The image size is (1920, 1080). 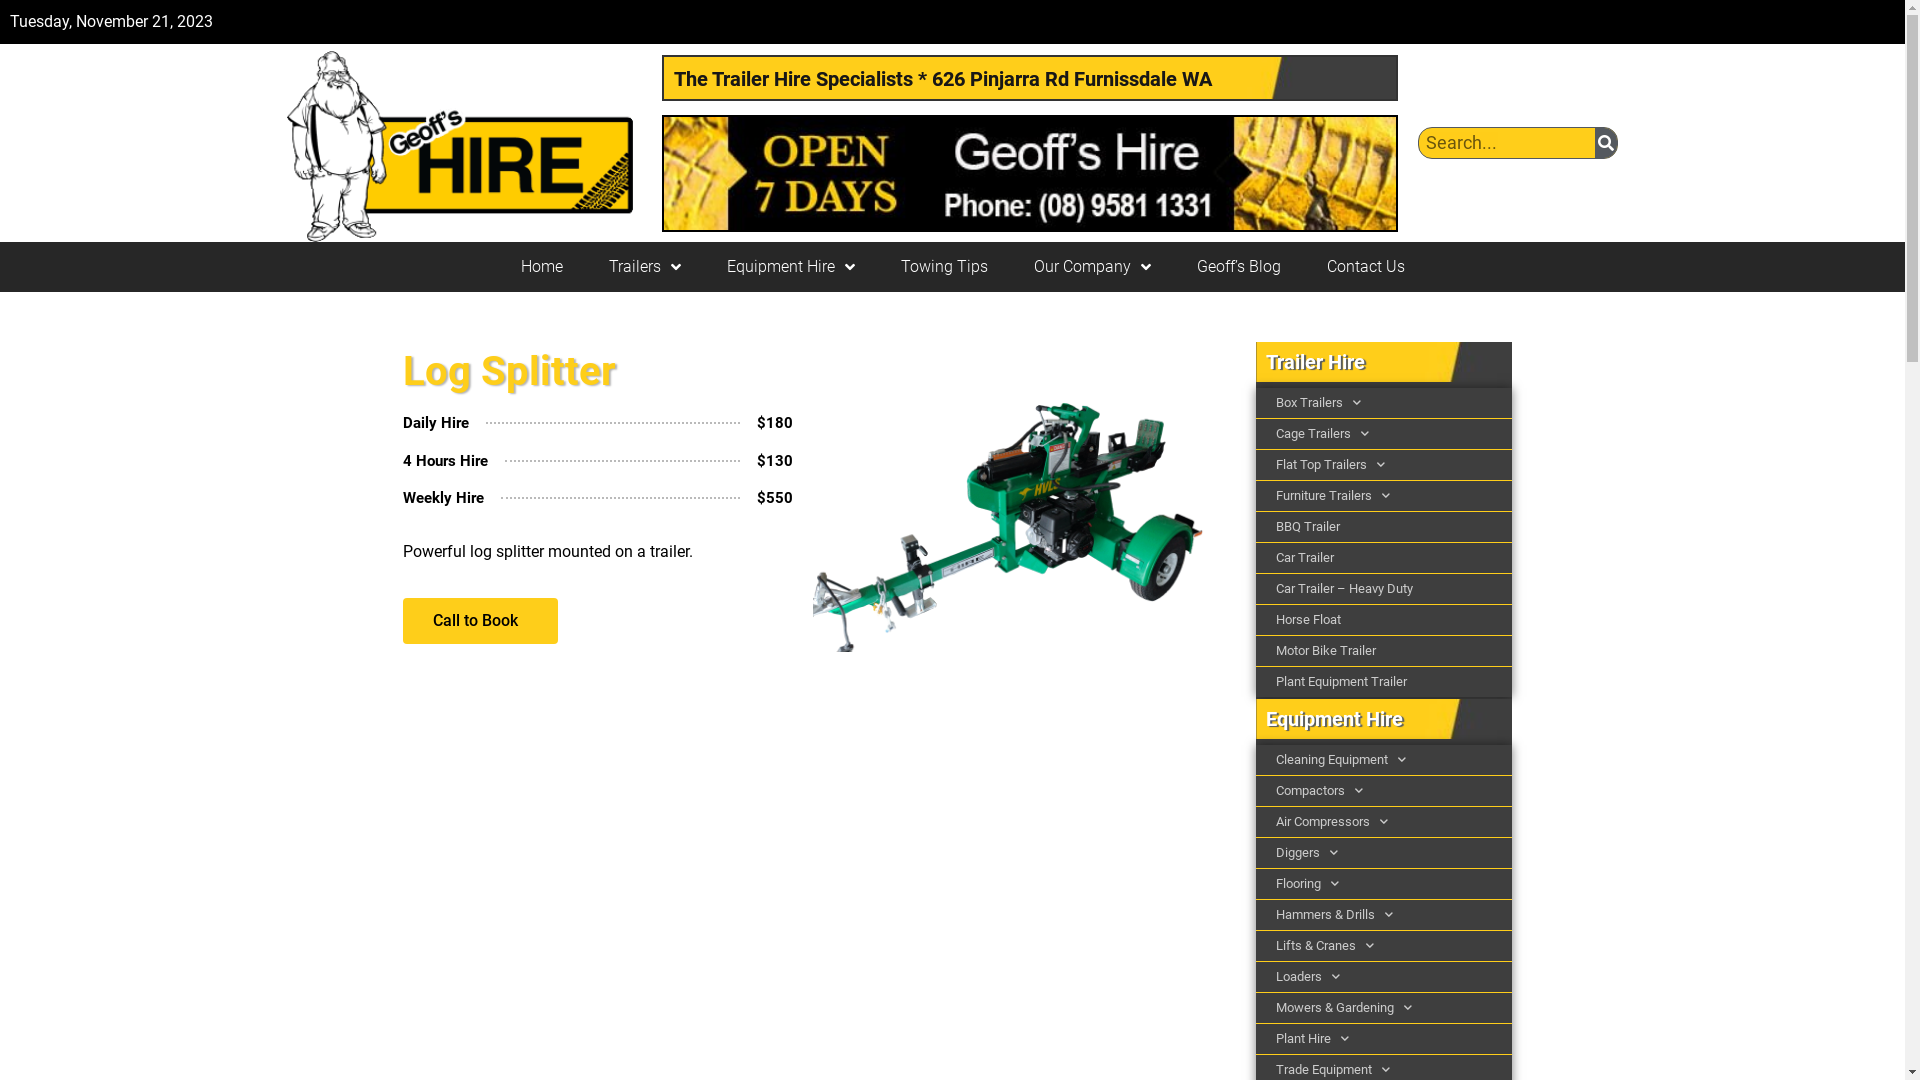 What do you see at coordinates (1255, 1007) in the screenshot?
I see `'Mowers & Gardening'` at bounding box center [1255, 1007].